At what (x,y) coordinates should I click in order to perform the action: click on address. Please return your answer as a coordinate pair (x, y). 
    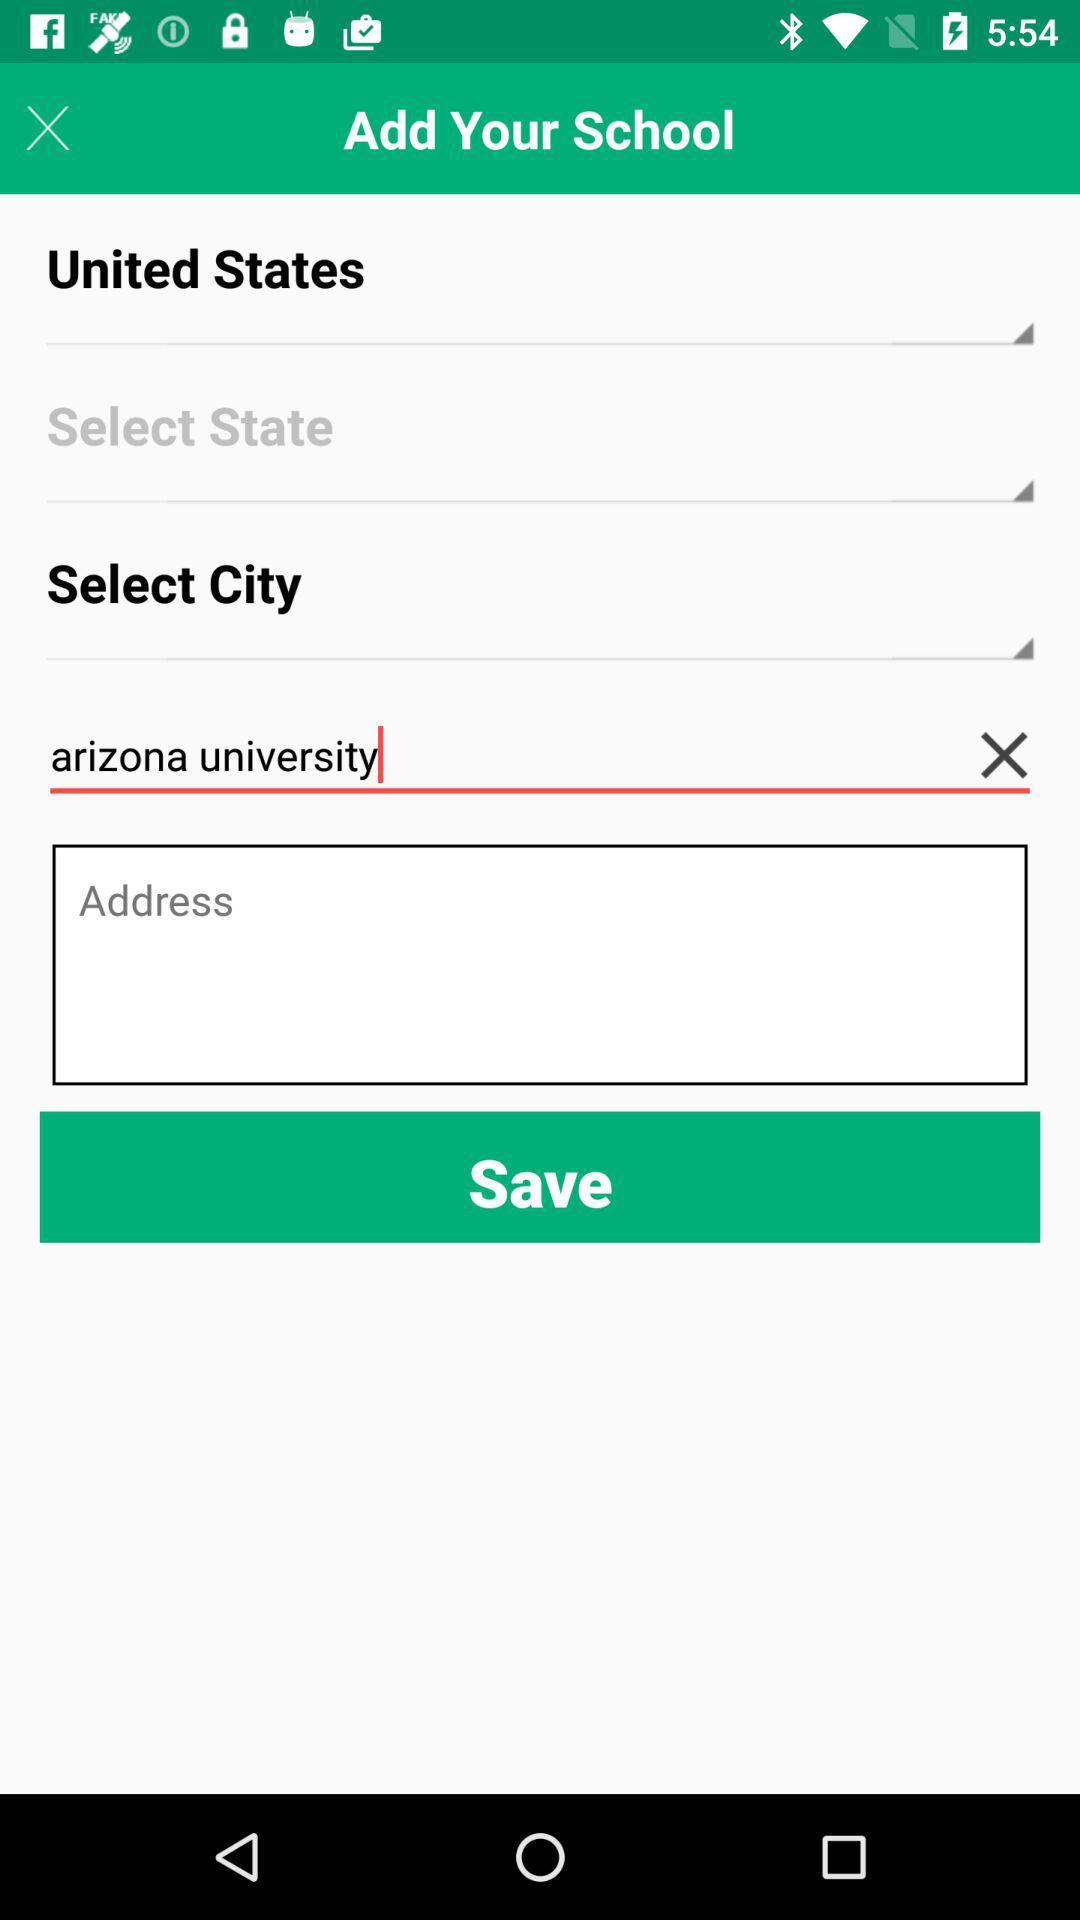
    Looking at the image, I should click on (540, 964).